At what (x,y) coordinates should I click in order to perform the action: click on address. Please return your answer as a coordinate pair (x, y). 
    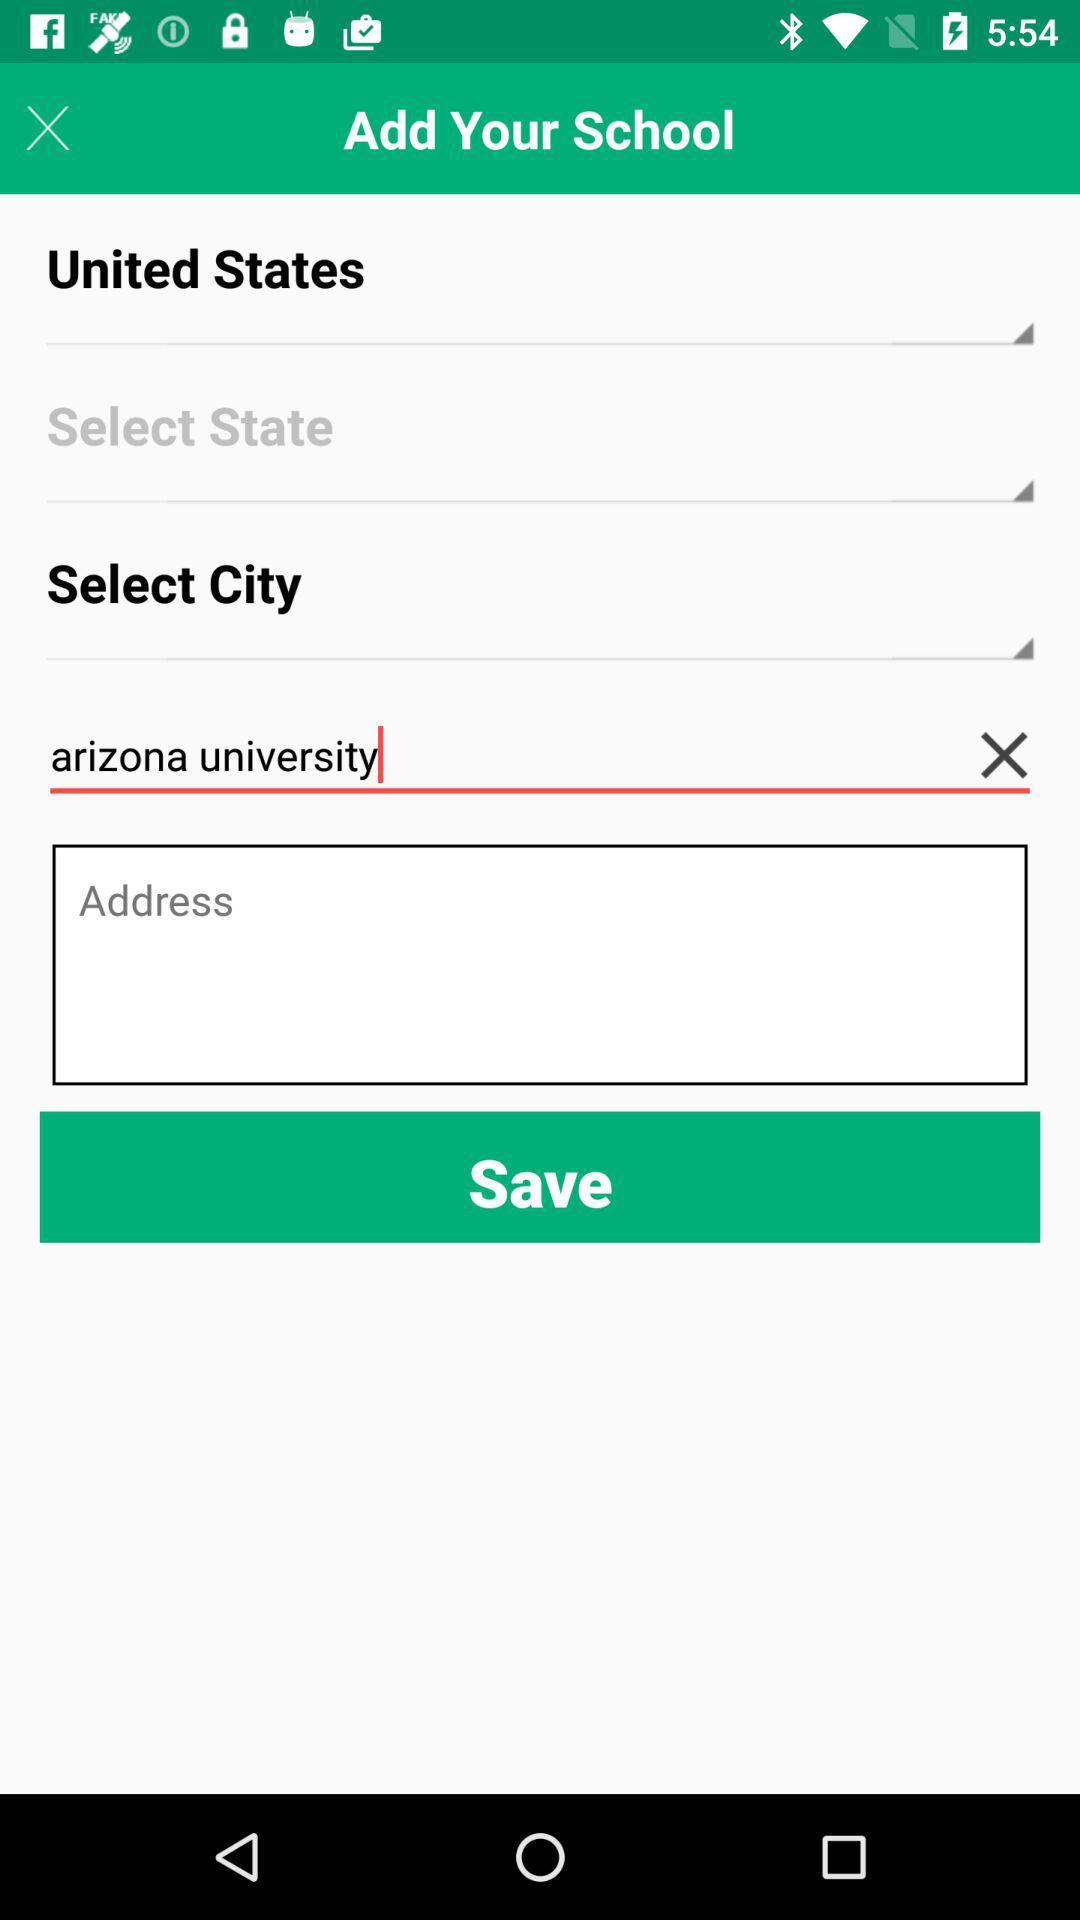
    Looking at the image, I should click on (540, 964).